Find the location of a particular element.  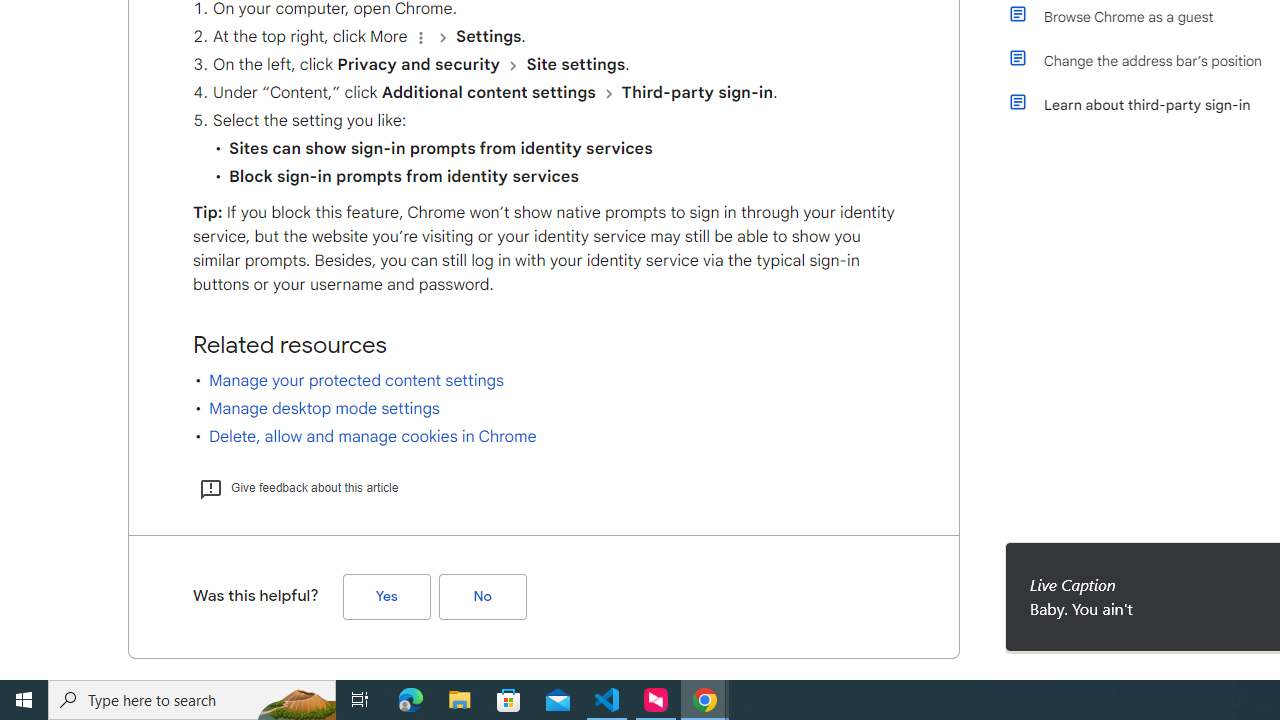

'Organize' is located at coordinates (419, 37).